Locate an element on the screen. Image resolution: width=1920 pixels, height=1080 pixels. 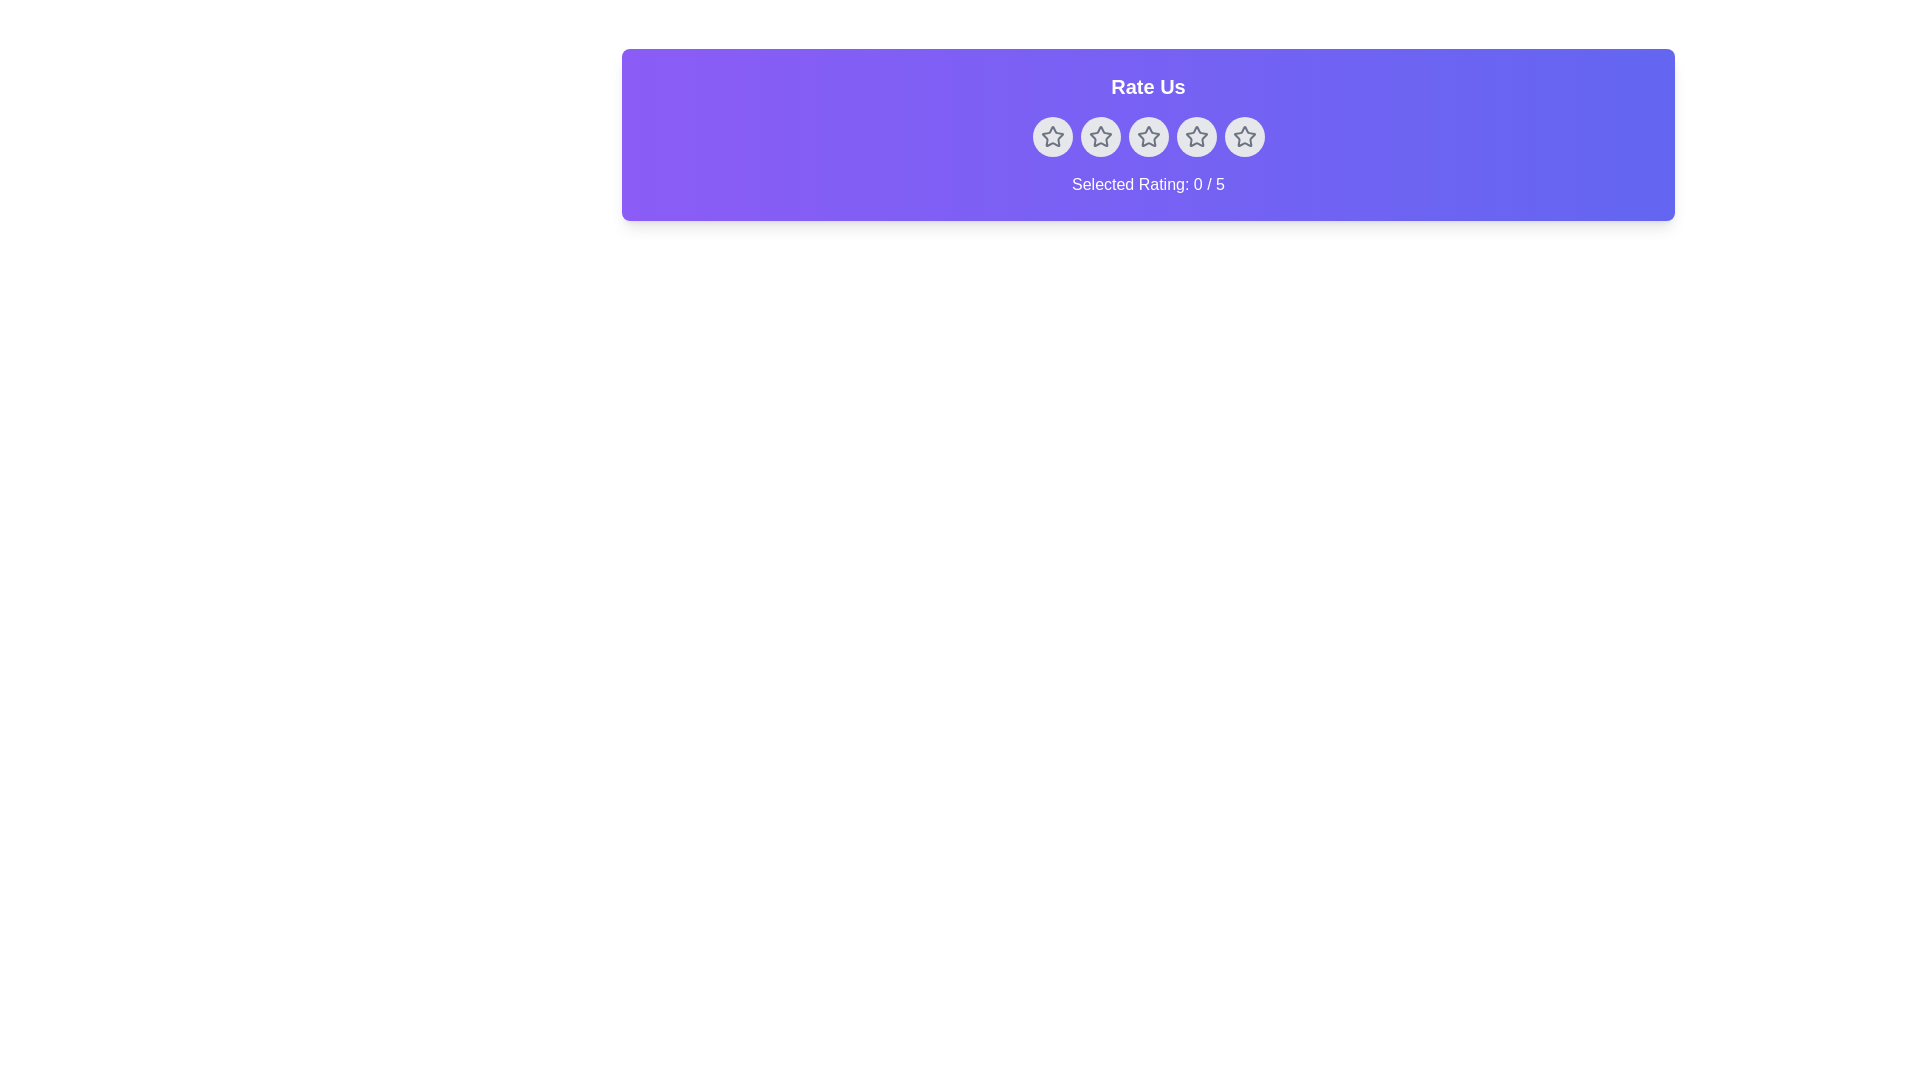
the rating to 5 stars by clicking on the corresponding star is located at coordinates (1243, 136).